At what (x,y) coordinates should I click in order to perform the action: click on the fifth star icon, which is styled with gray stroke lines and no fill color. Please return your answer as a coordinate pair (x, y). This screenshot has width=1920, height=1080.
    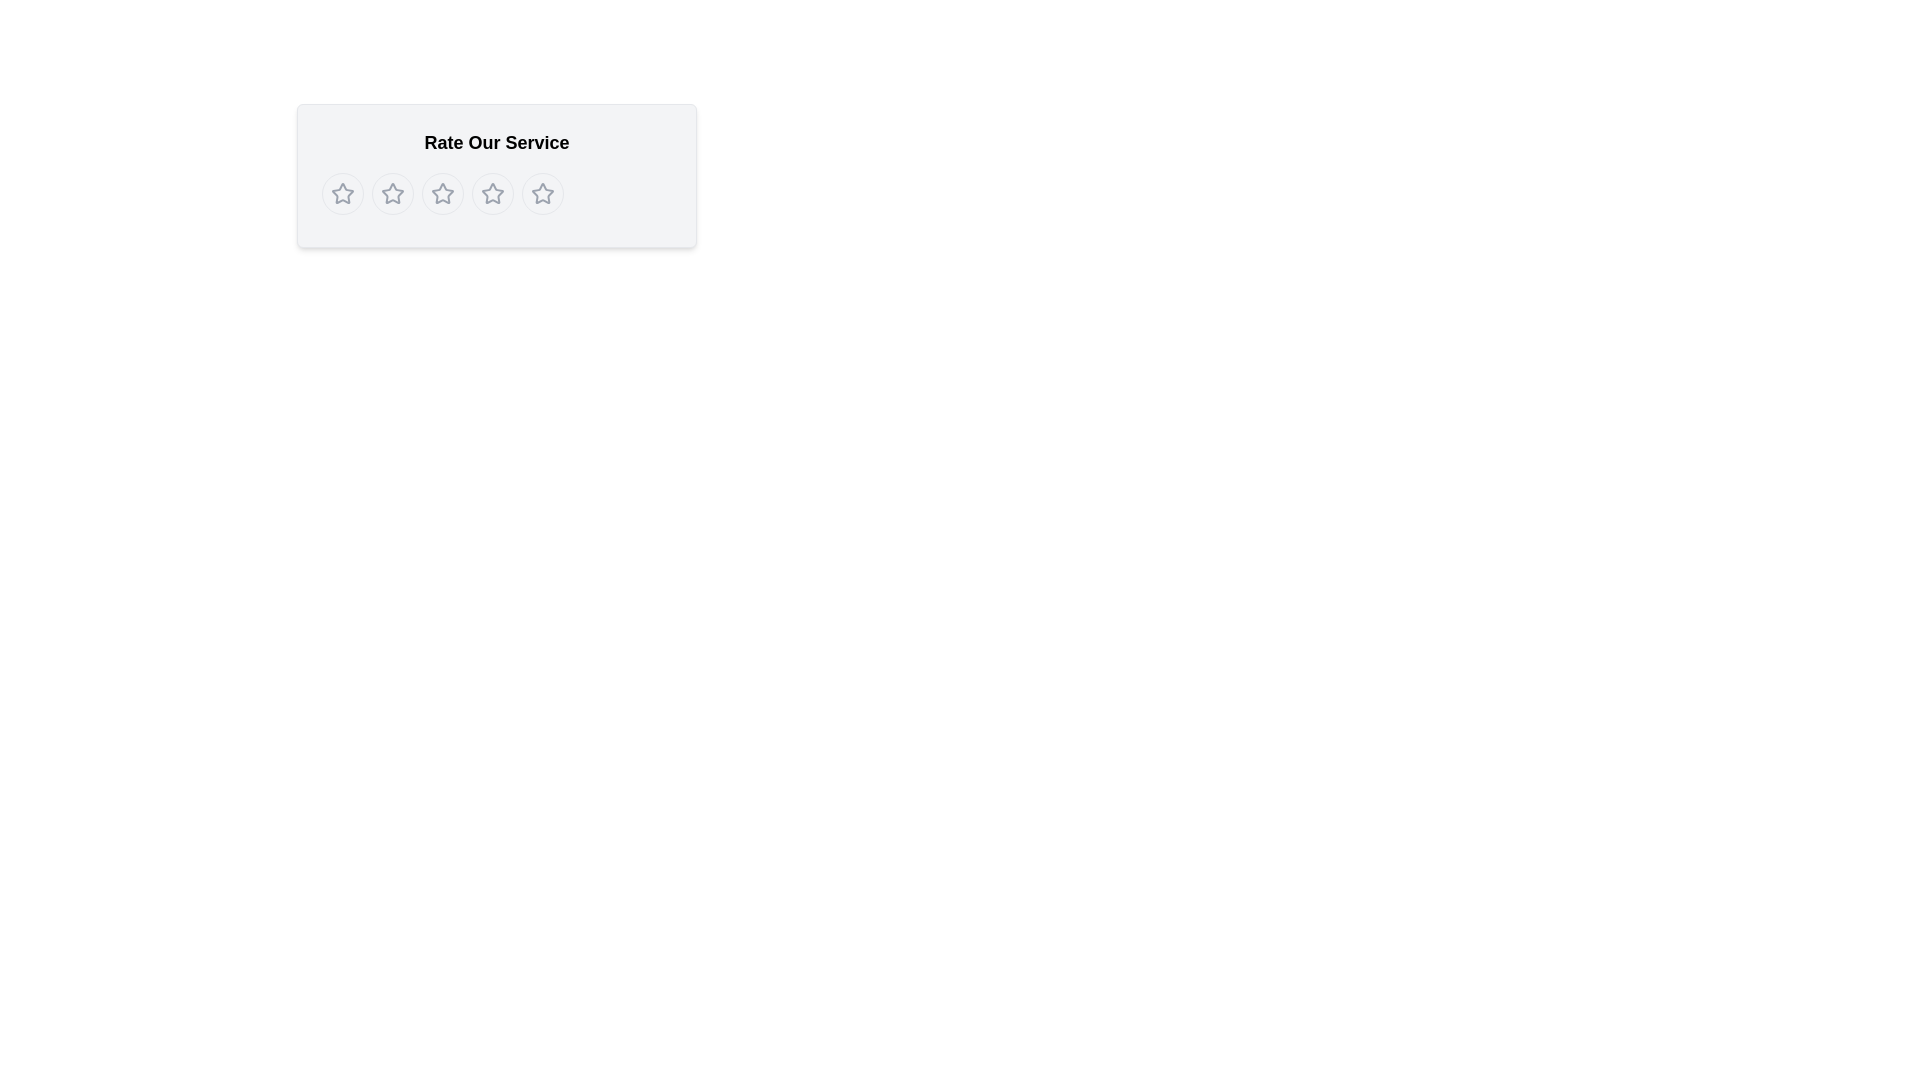
    Looking at the image, I should click on (542, 193).